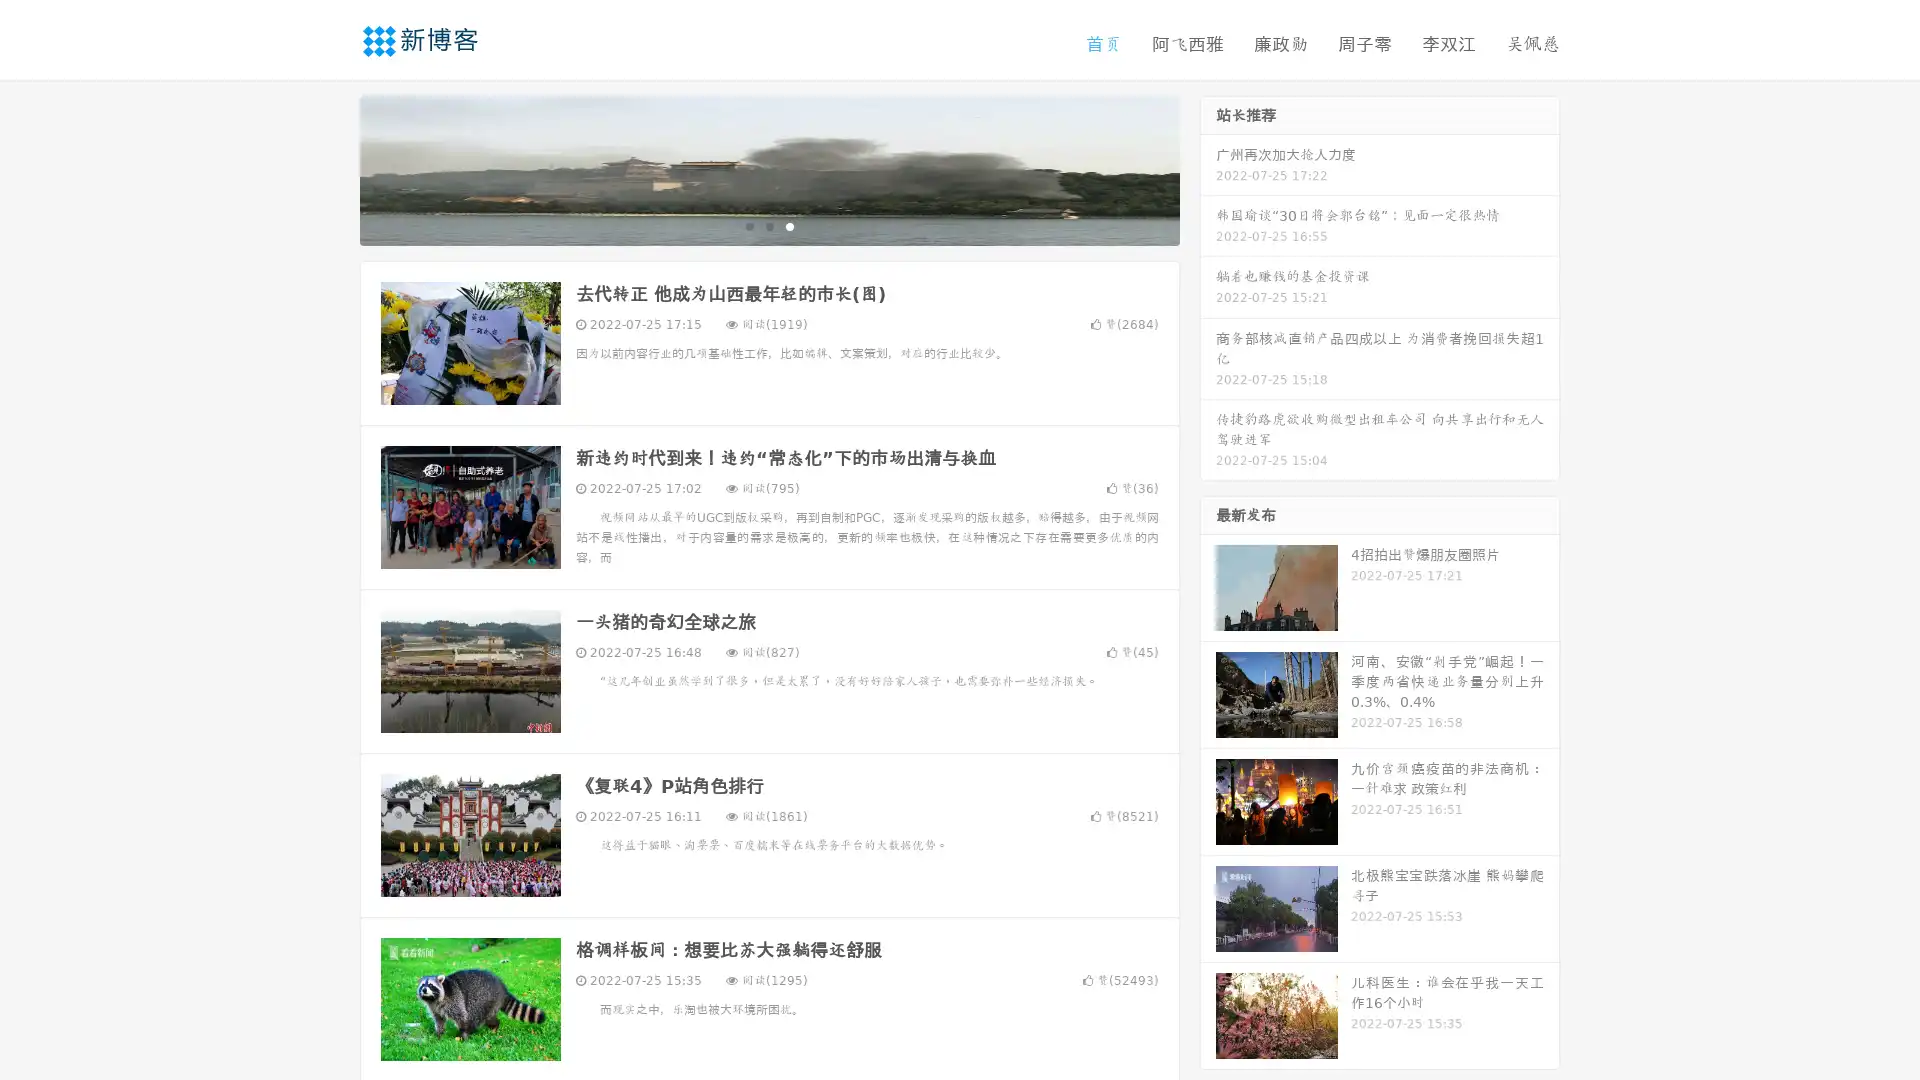 Image resolution: width=1920 pixels, height=1080 pixels. Describe the element at coordinates (768, 225) in the screenshot. I see `Go to slide 2` at that location.